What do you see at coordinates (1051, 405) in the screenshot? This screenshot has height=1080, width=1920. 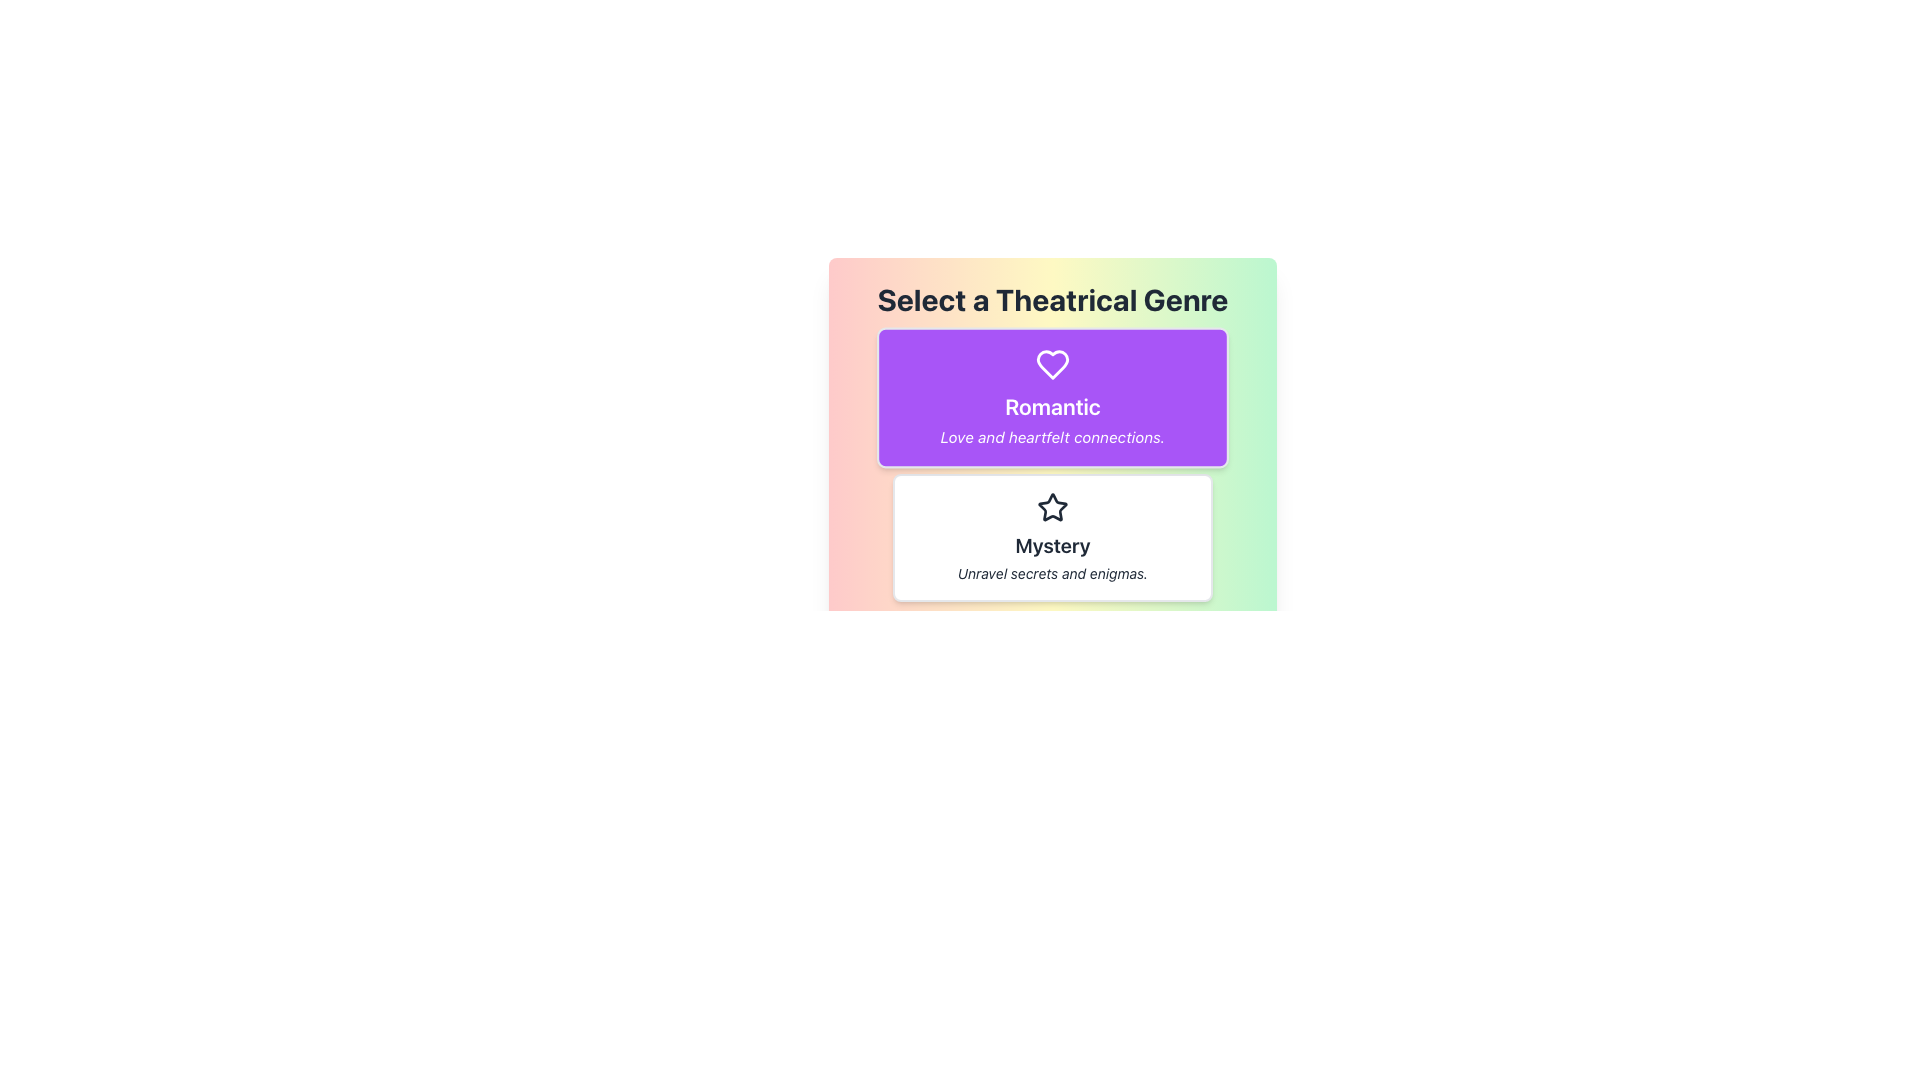 I see `the bold text label reading 'Romantic' which is centrally located within a purple card layout` at bounding box center [1051, 405].